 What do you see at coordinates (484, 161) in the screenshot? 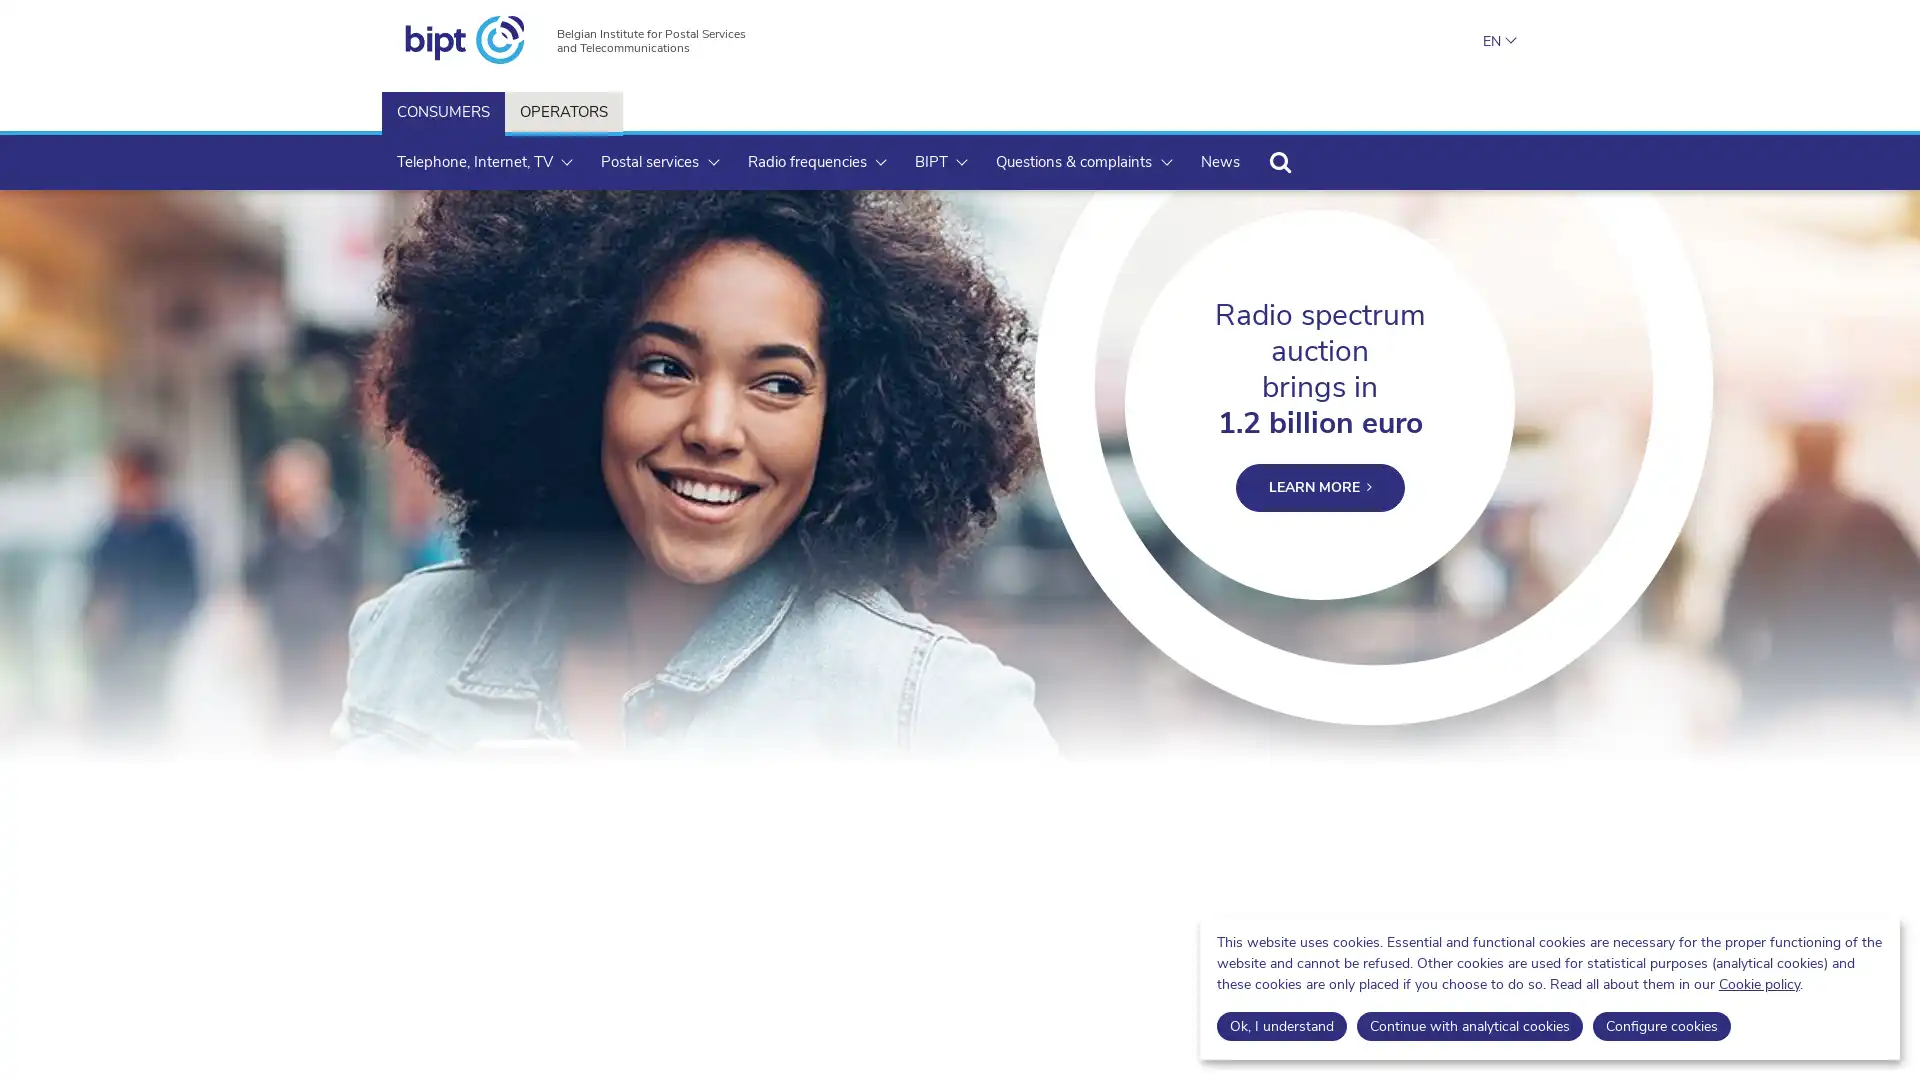
I see `Telephone, Internet, TV` at bounding box center [484, 161].